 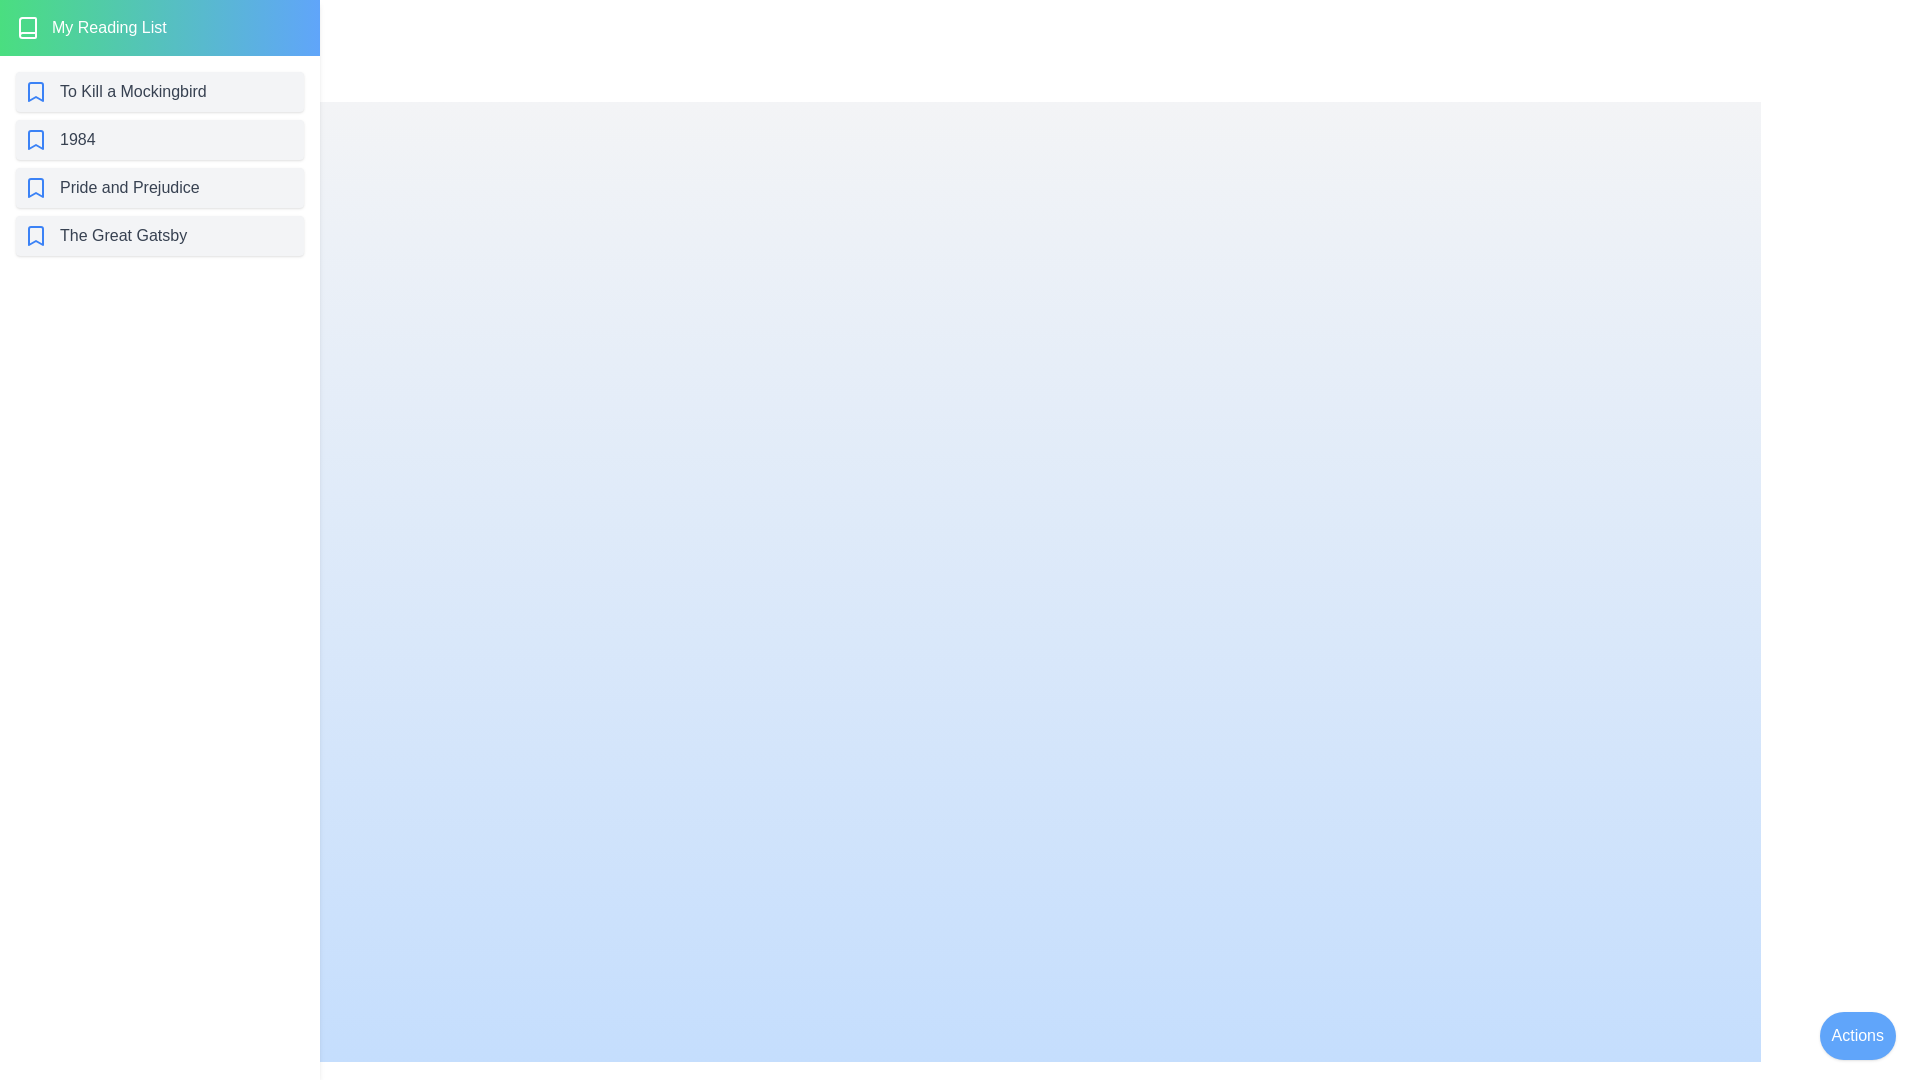 What do you see at coordinates (158, 188) in the screenshot?
I see `the book titled Pride and Prejudice from the list` at bounding box center [158, 188].